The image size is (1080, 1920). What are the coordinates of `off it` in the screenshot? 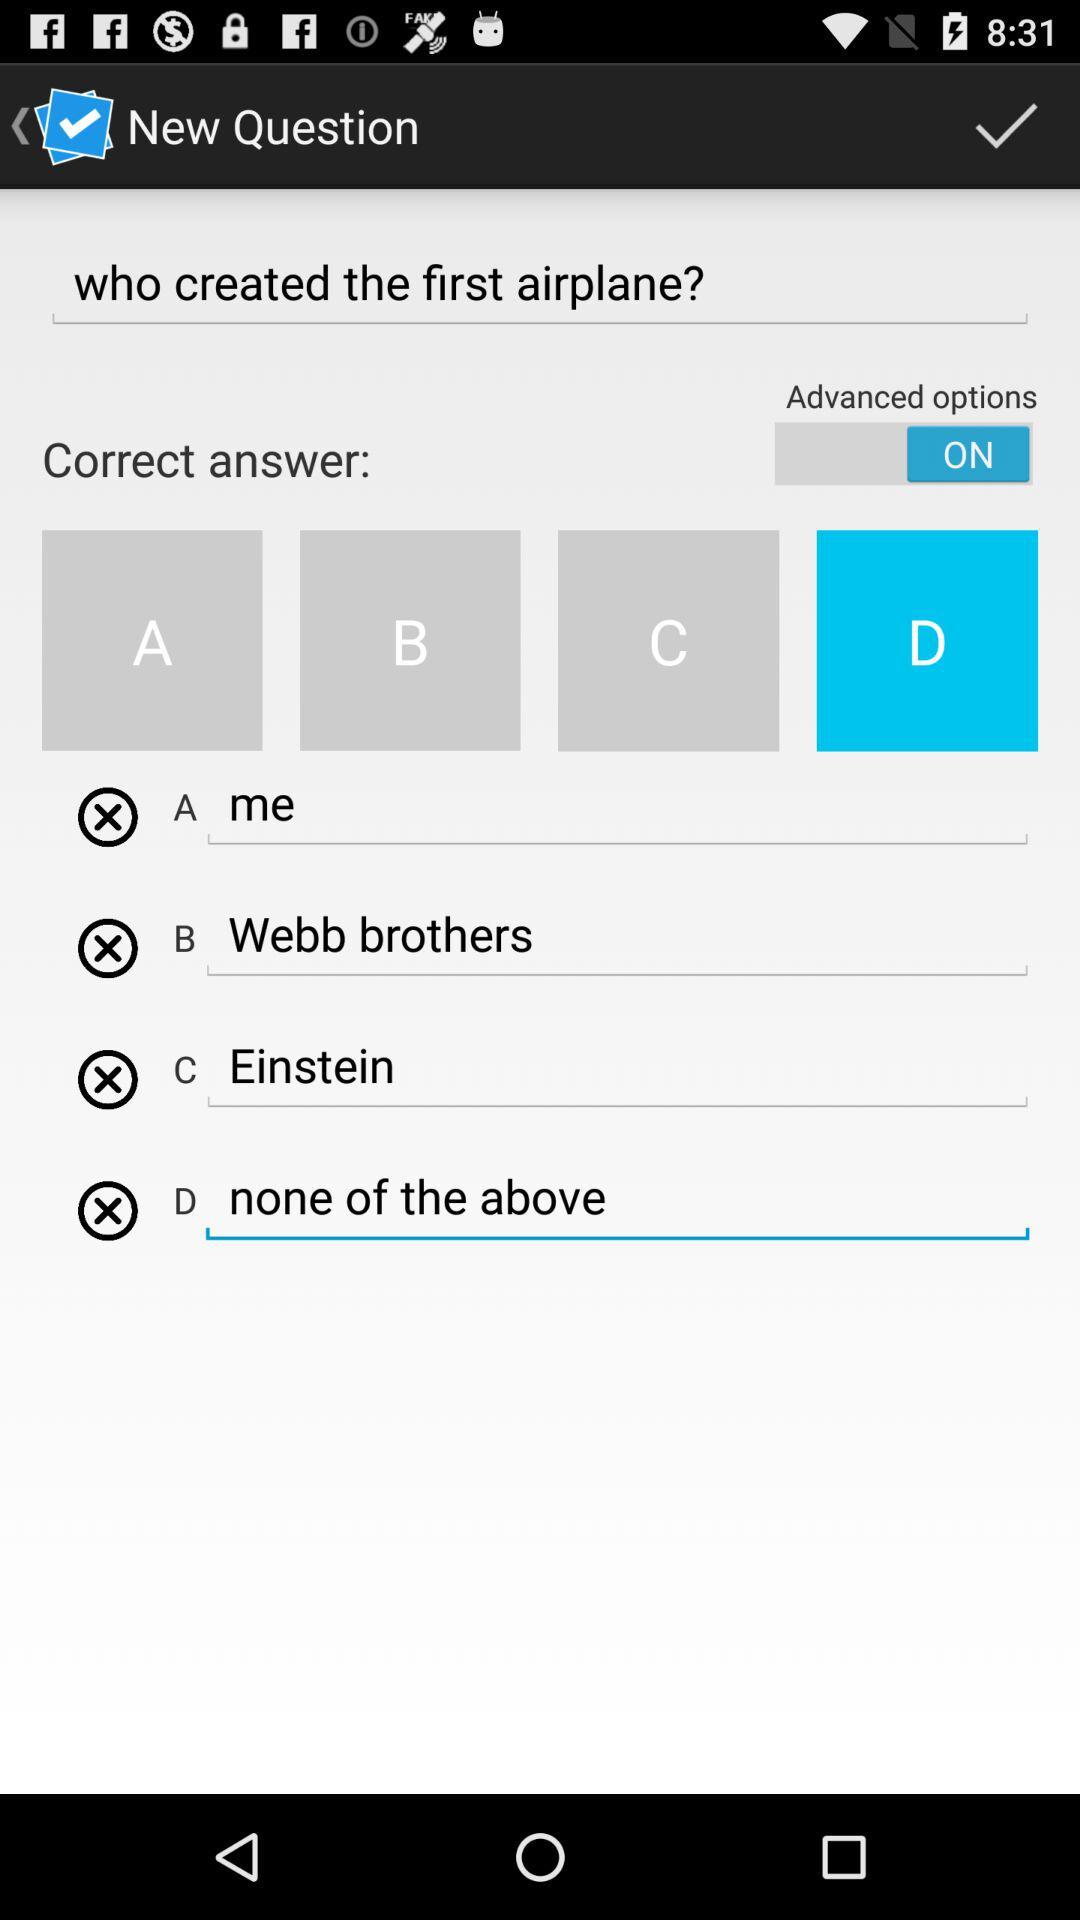 It's located at (903, 452).